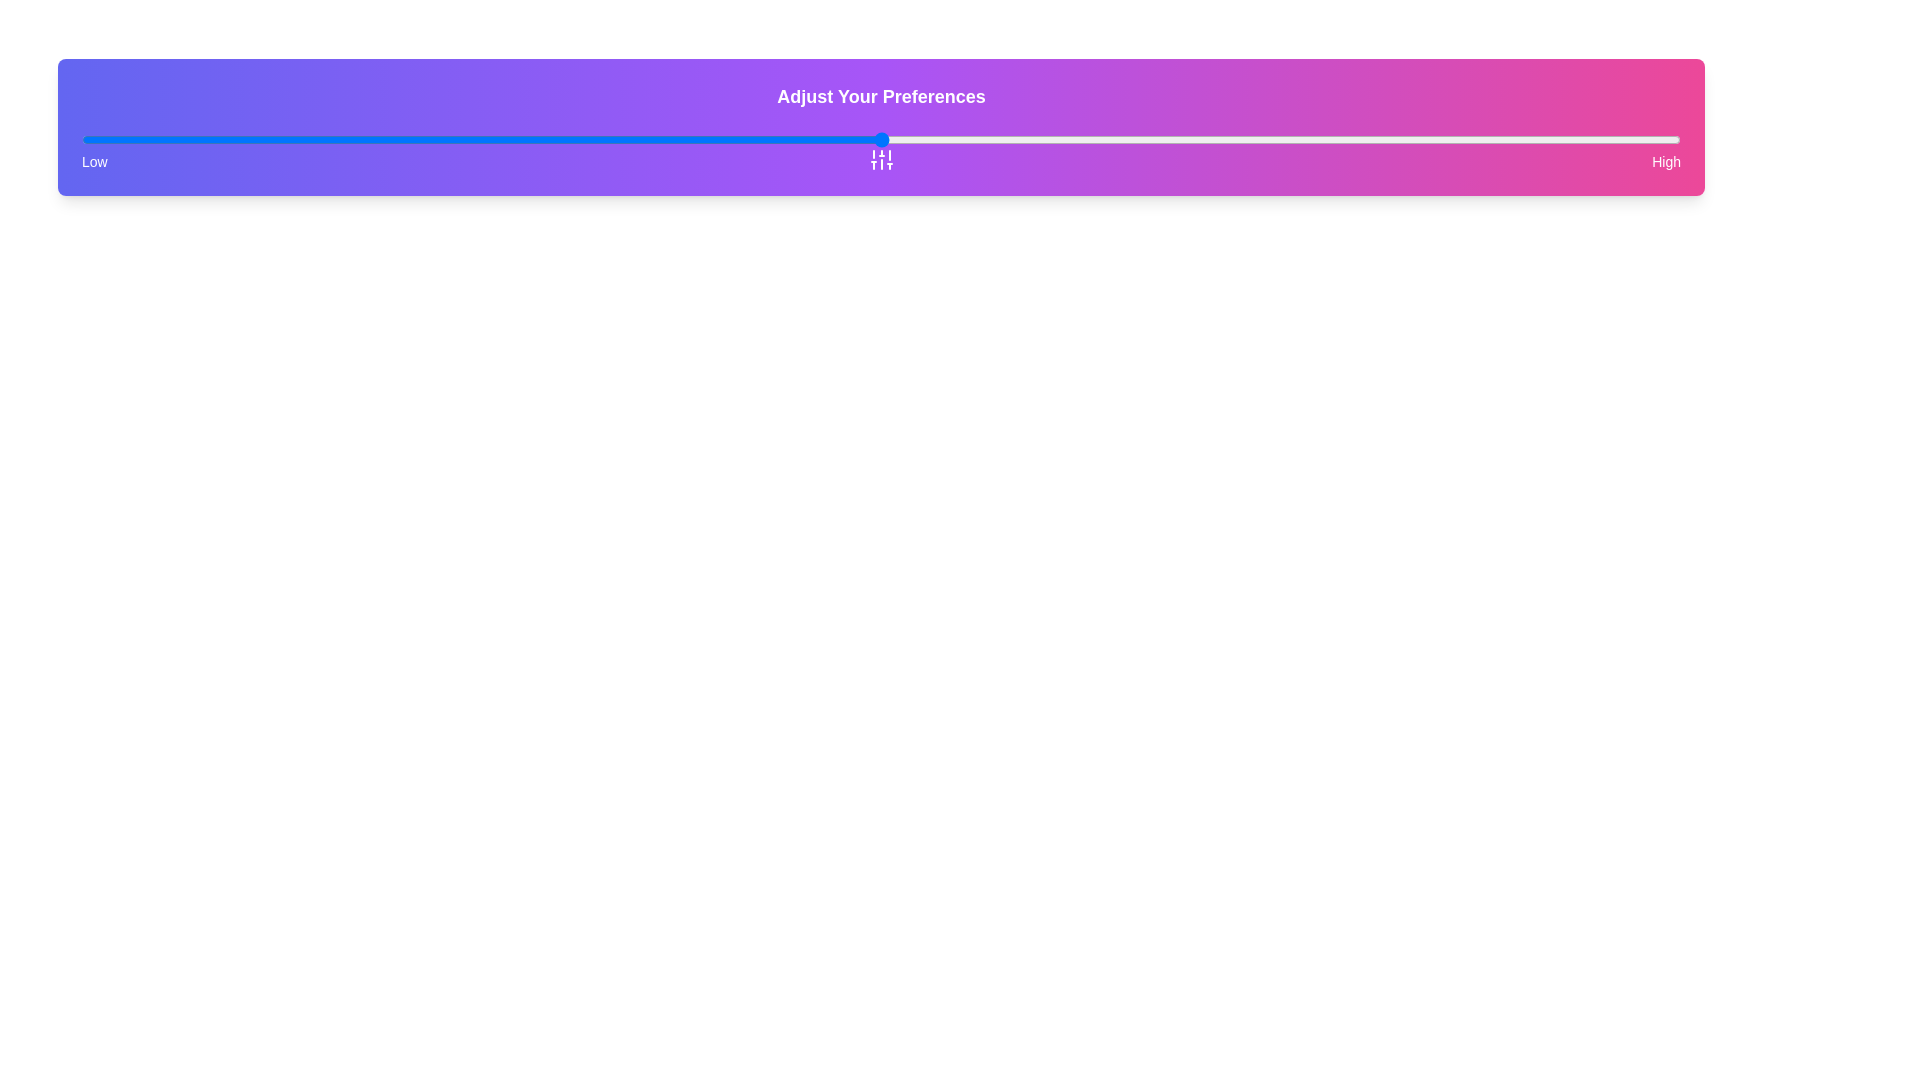 This screenshot has width=1920, height=1080. Describe the element at coordinates (880, 161) in the screenshot. I see `the 'Low' or 'High' label in the 'Adjust Your Preferences' section` at that location.